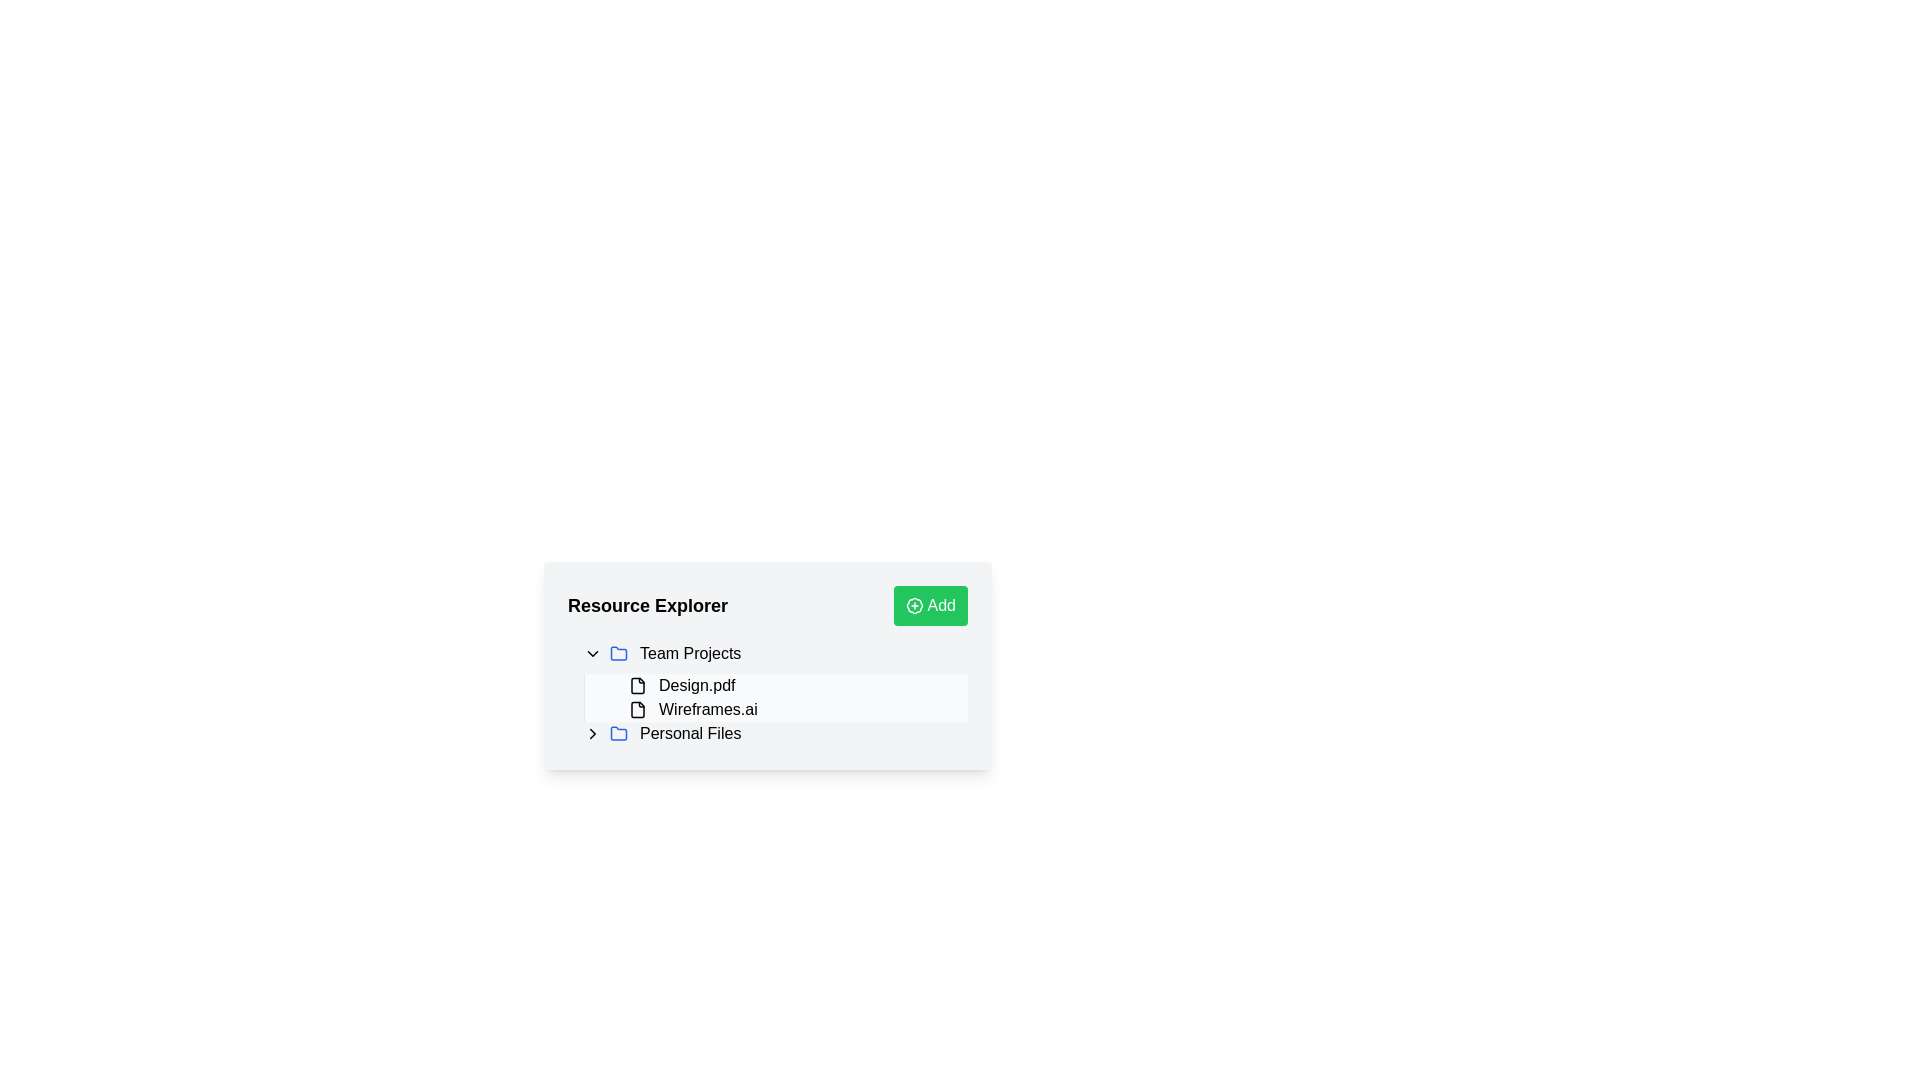  Describe the element at coordinates (793, 685) in the screenshot. I see `the TextLabelWithIcon displaying the file 'Design.pdf'` at that location.